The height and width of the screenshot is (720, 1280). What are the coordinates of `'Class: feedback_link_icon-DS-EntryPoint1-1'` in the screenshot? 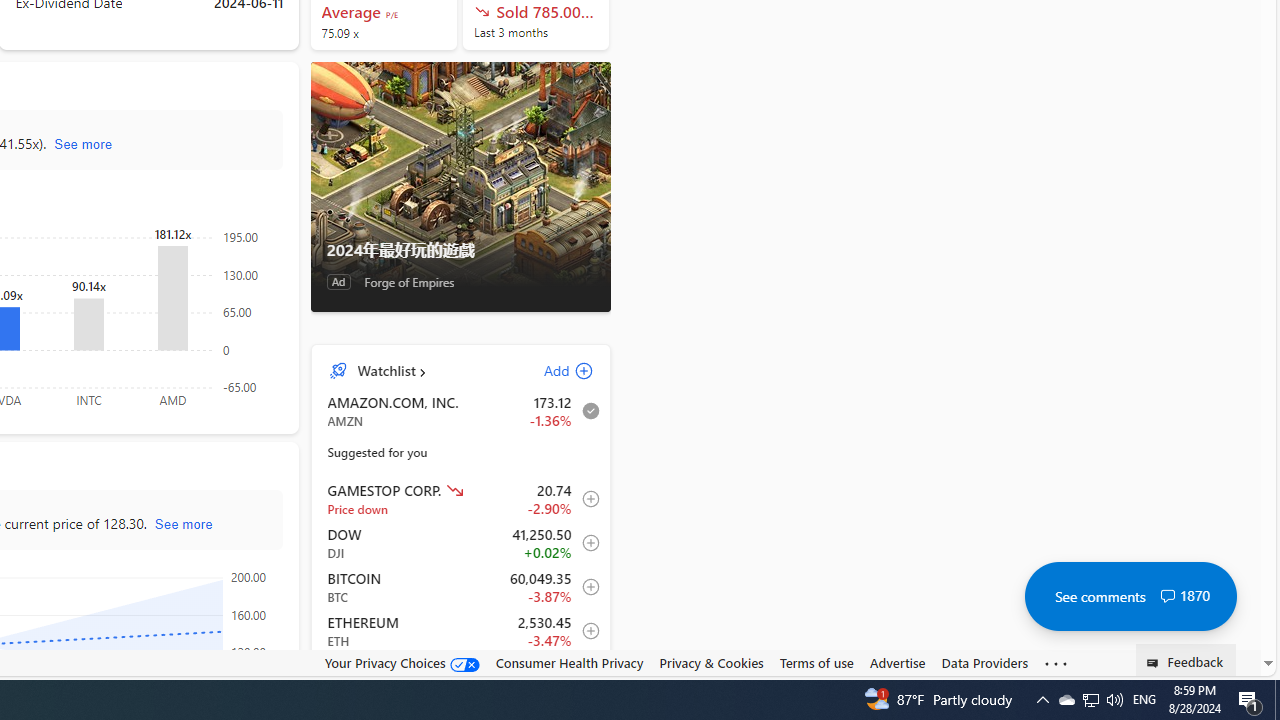 It's located at (1156, 663).